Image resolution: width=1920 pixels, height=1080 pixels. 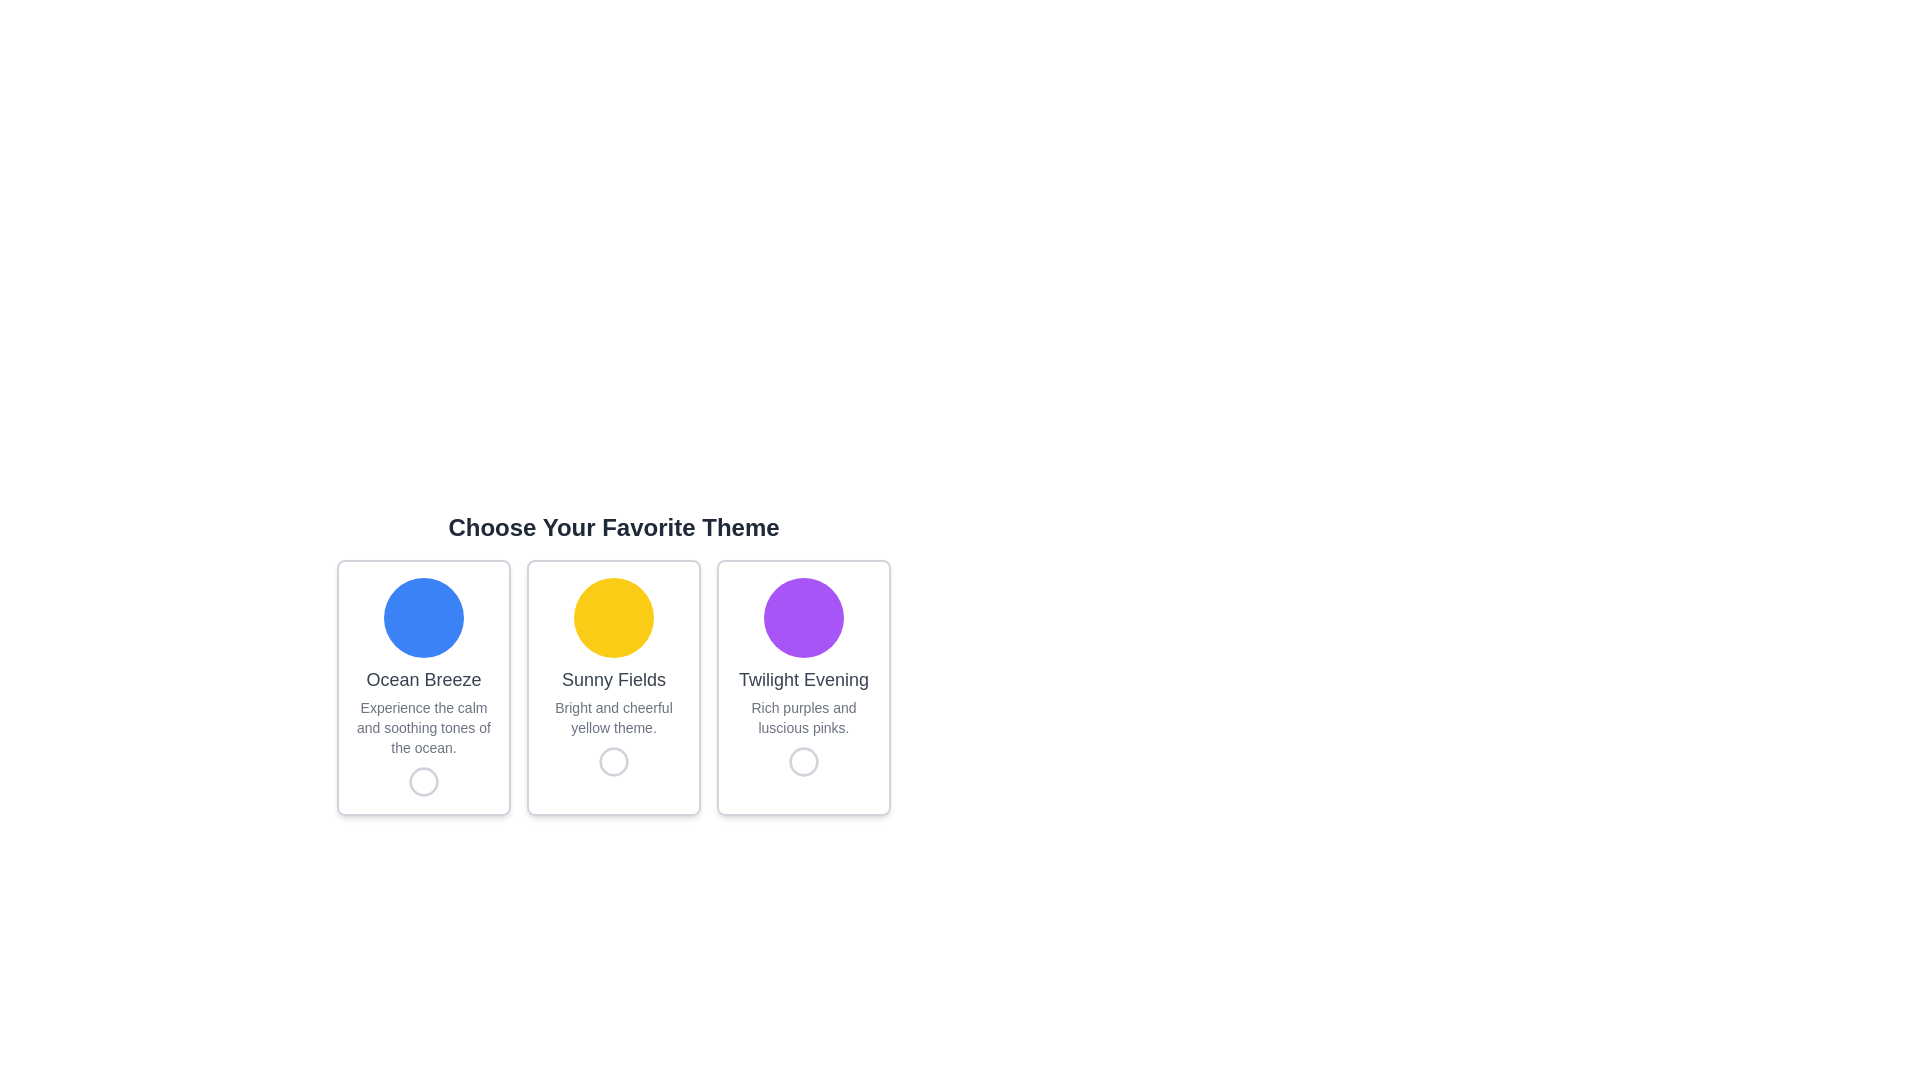 I want to click on the vibrant purple circular decorative element located in the central section of the 'Twilight Evening' card, so click(x=804, y=616).